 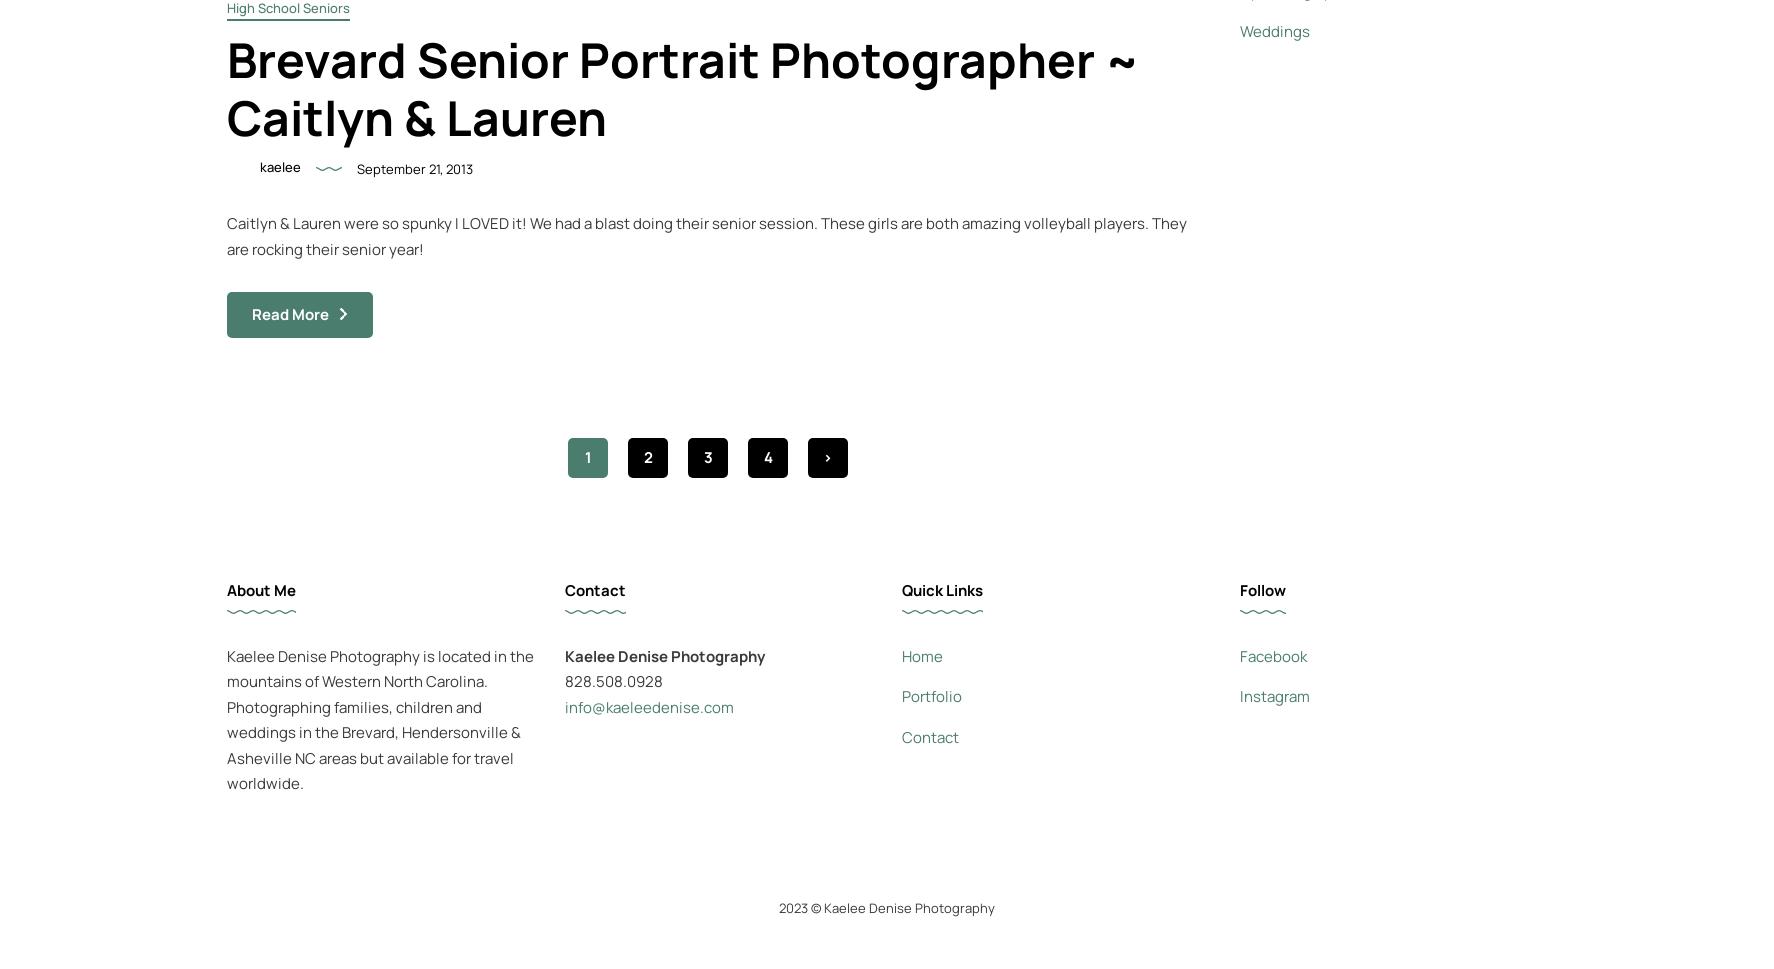 I want to click on 'Kaelee Denise Photography is located in the mountains of Western North Carolina. Photographing families, children and weddings in the Brevard, Hendersonville & Asheville NC areas but available for travel worldwide.', so click(x=379, y=719).